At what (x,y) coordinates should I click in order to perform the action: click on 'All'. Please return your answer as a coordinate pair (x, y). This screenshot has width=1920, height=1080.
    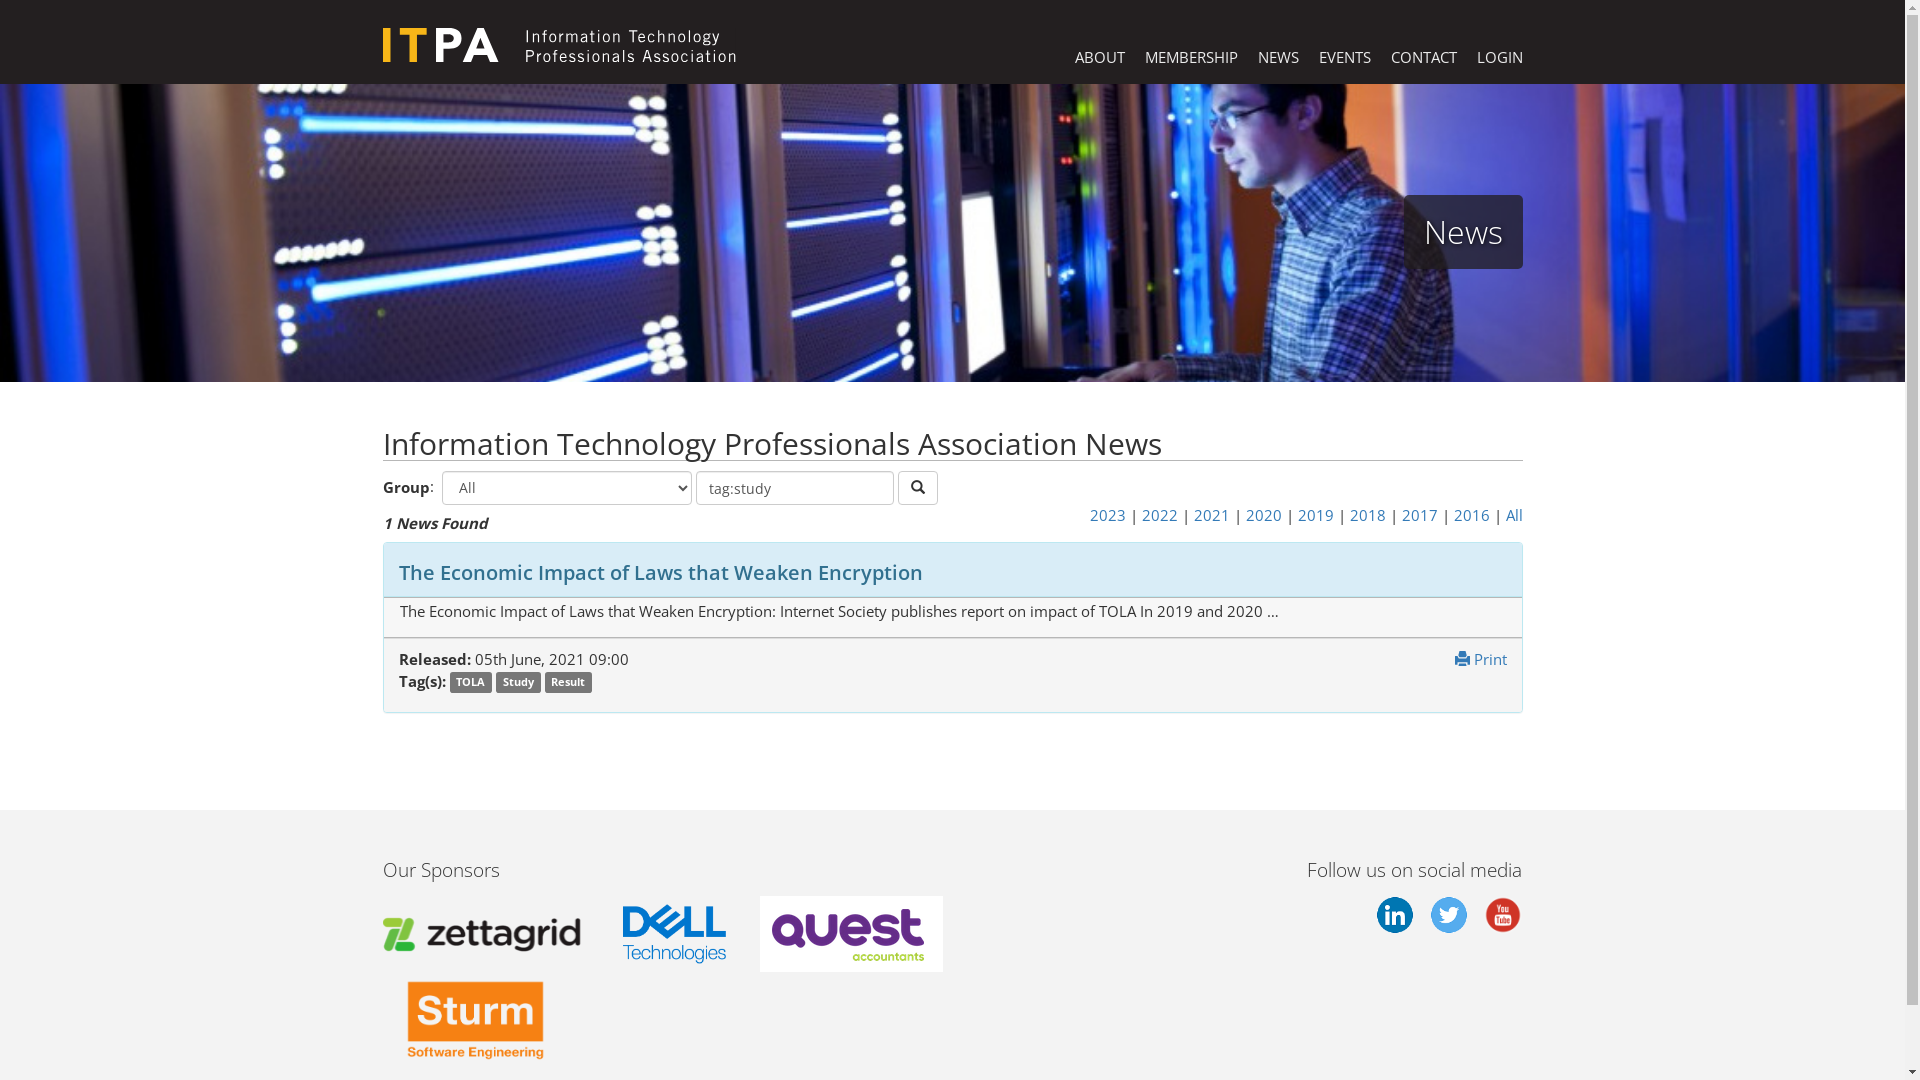
    Looking at the image, I should click on (1506, 514).